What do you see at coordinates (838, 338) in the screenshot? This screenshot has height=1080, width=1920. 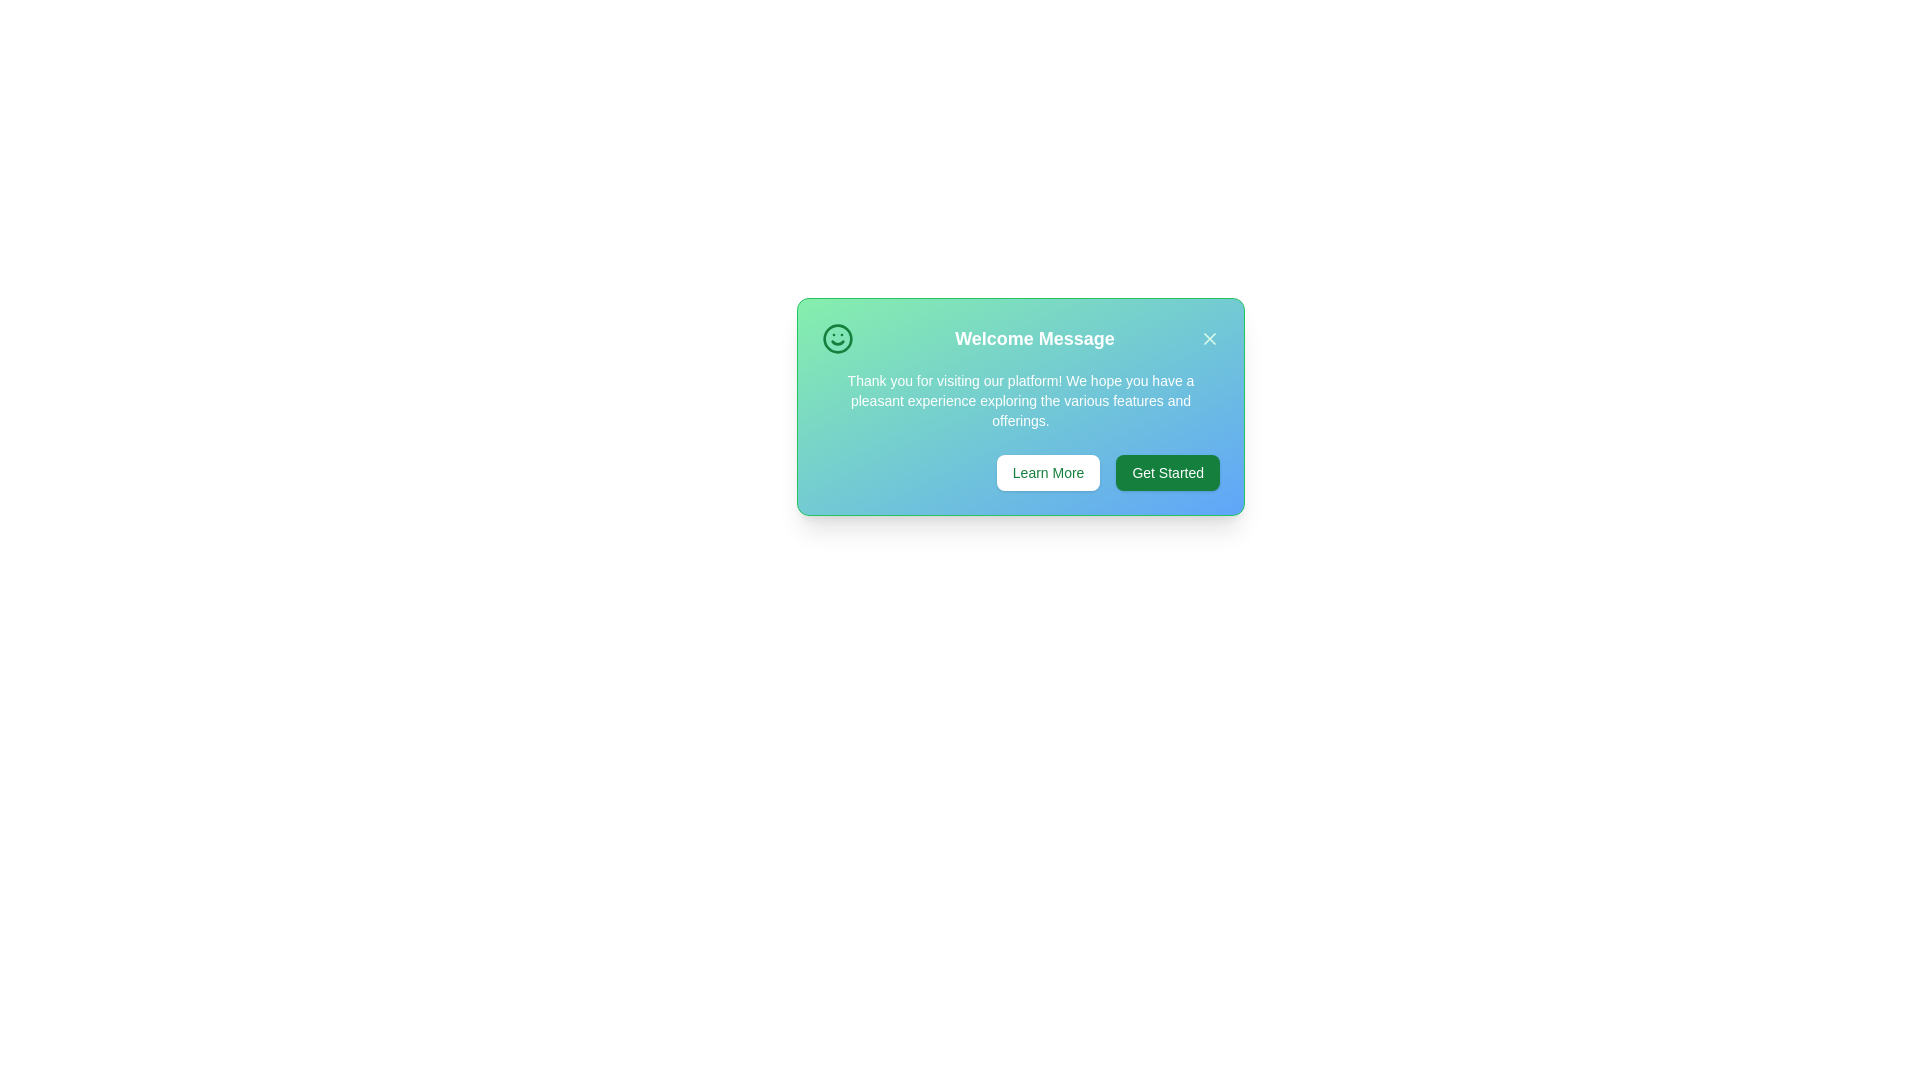 I see `the smiley icon visually by centering it in the viewport` at bounding box center [838, 338].